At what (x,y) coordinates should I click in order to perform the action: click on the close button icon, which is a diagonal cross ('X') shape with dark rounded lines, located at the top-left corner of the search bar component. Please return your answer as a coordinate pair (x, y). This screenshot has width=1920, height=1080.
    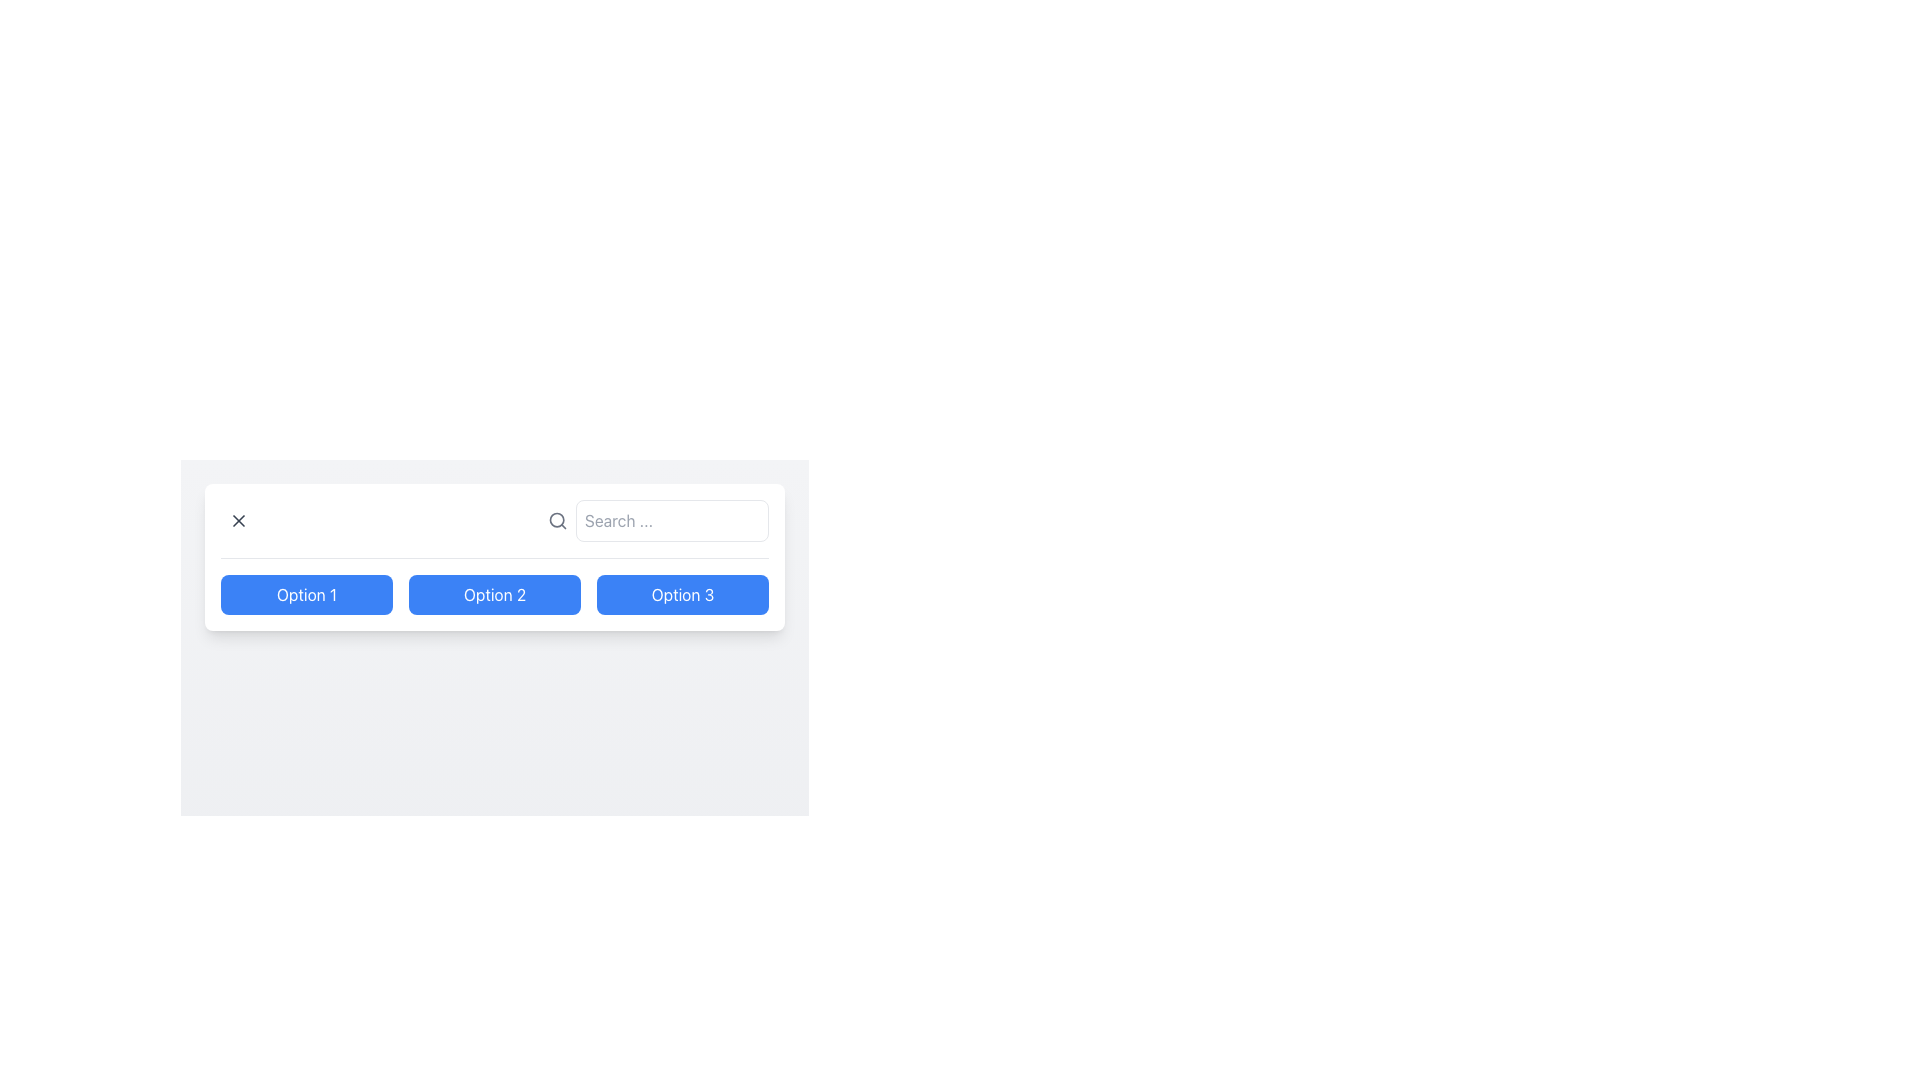
    Looking at the image, I should click on (239, 519).